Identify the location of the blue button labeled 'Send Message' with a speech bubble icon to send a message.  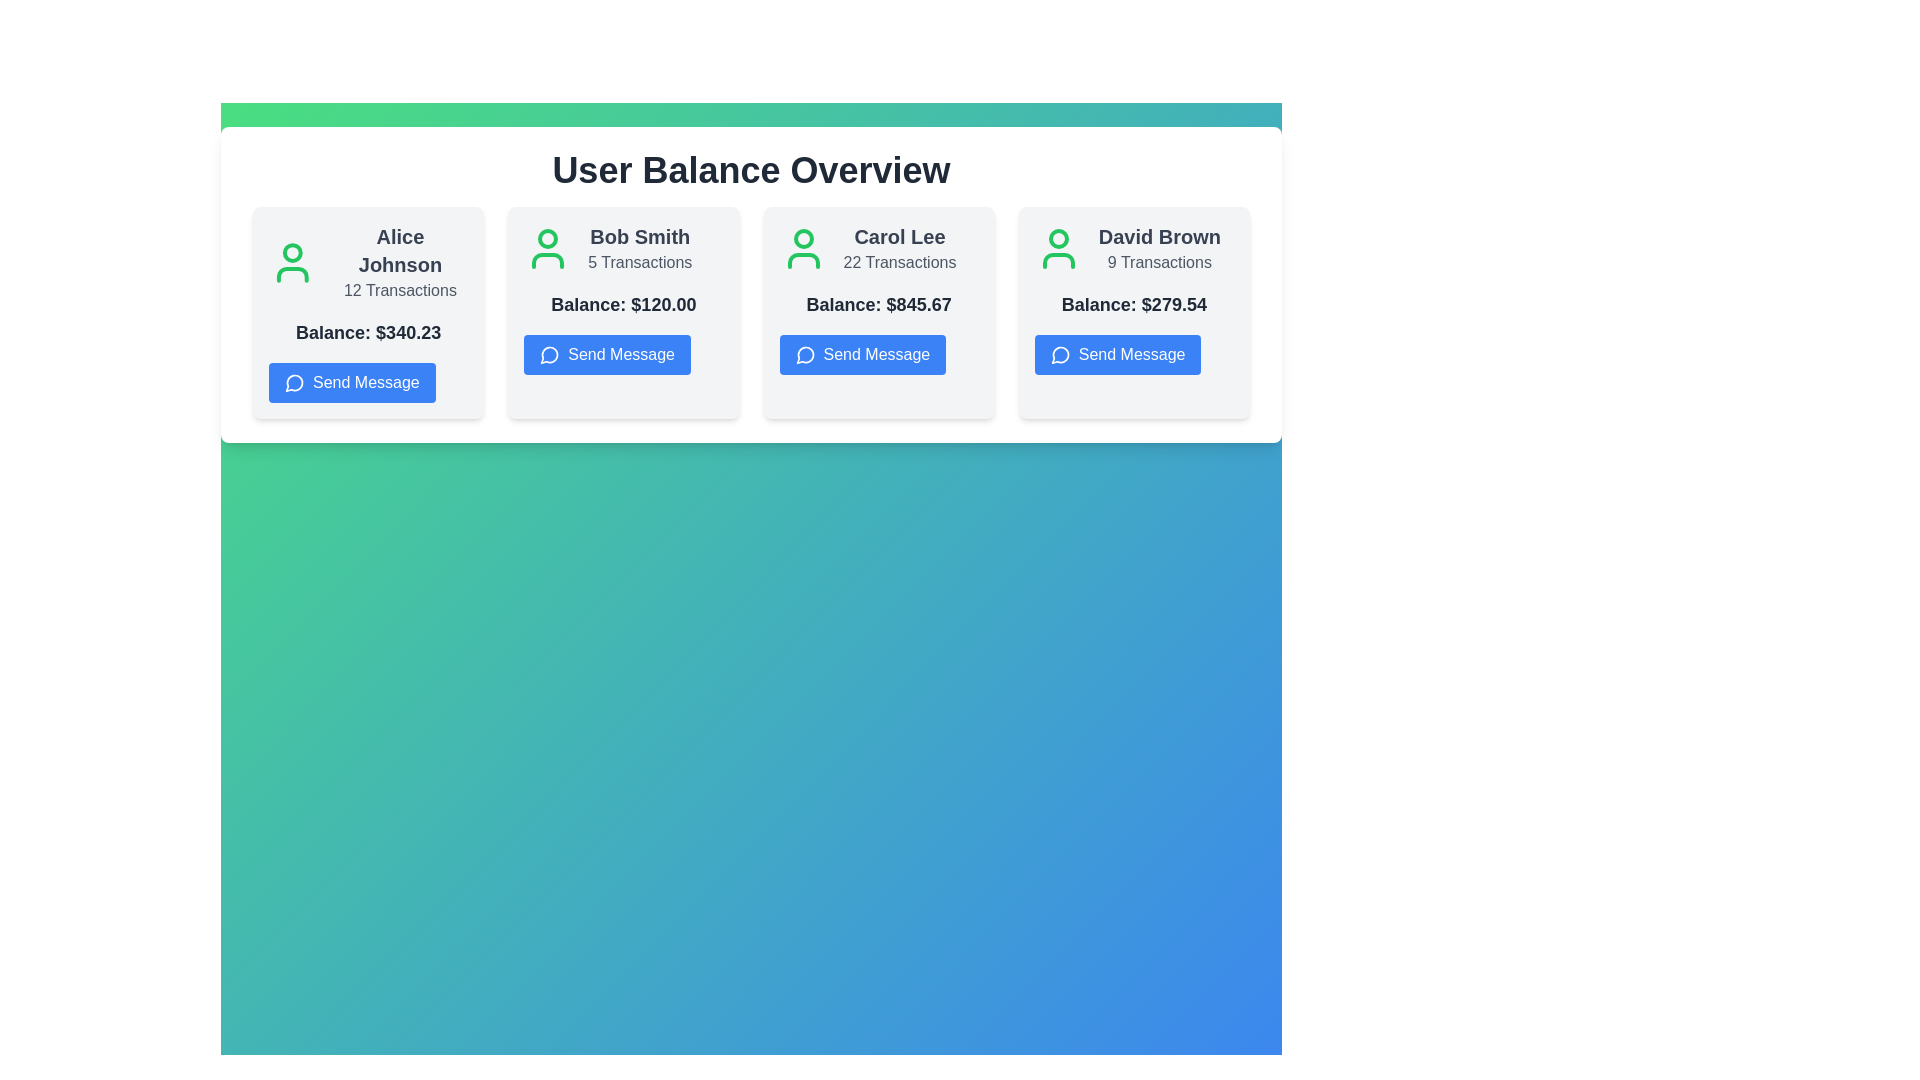
(1117, 353).